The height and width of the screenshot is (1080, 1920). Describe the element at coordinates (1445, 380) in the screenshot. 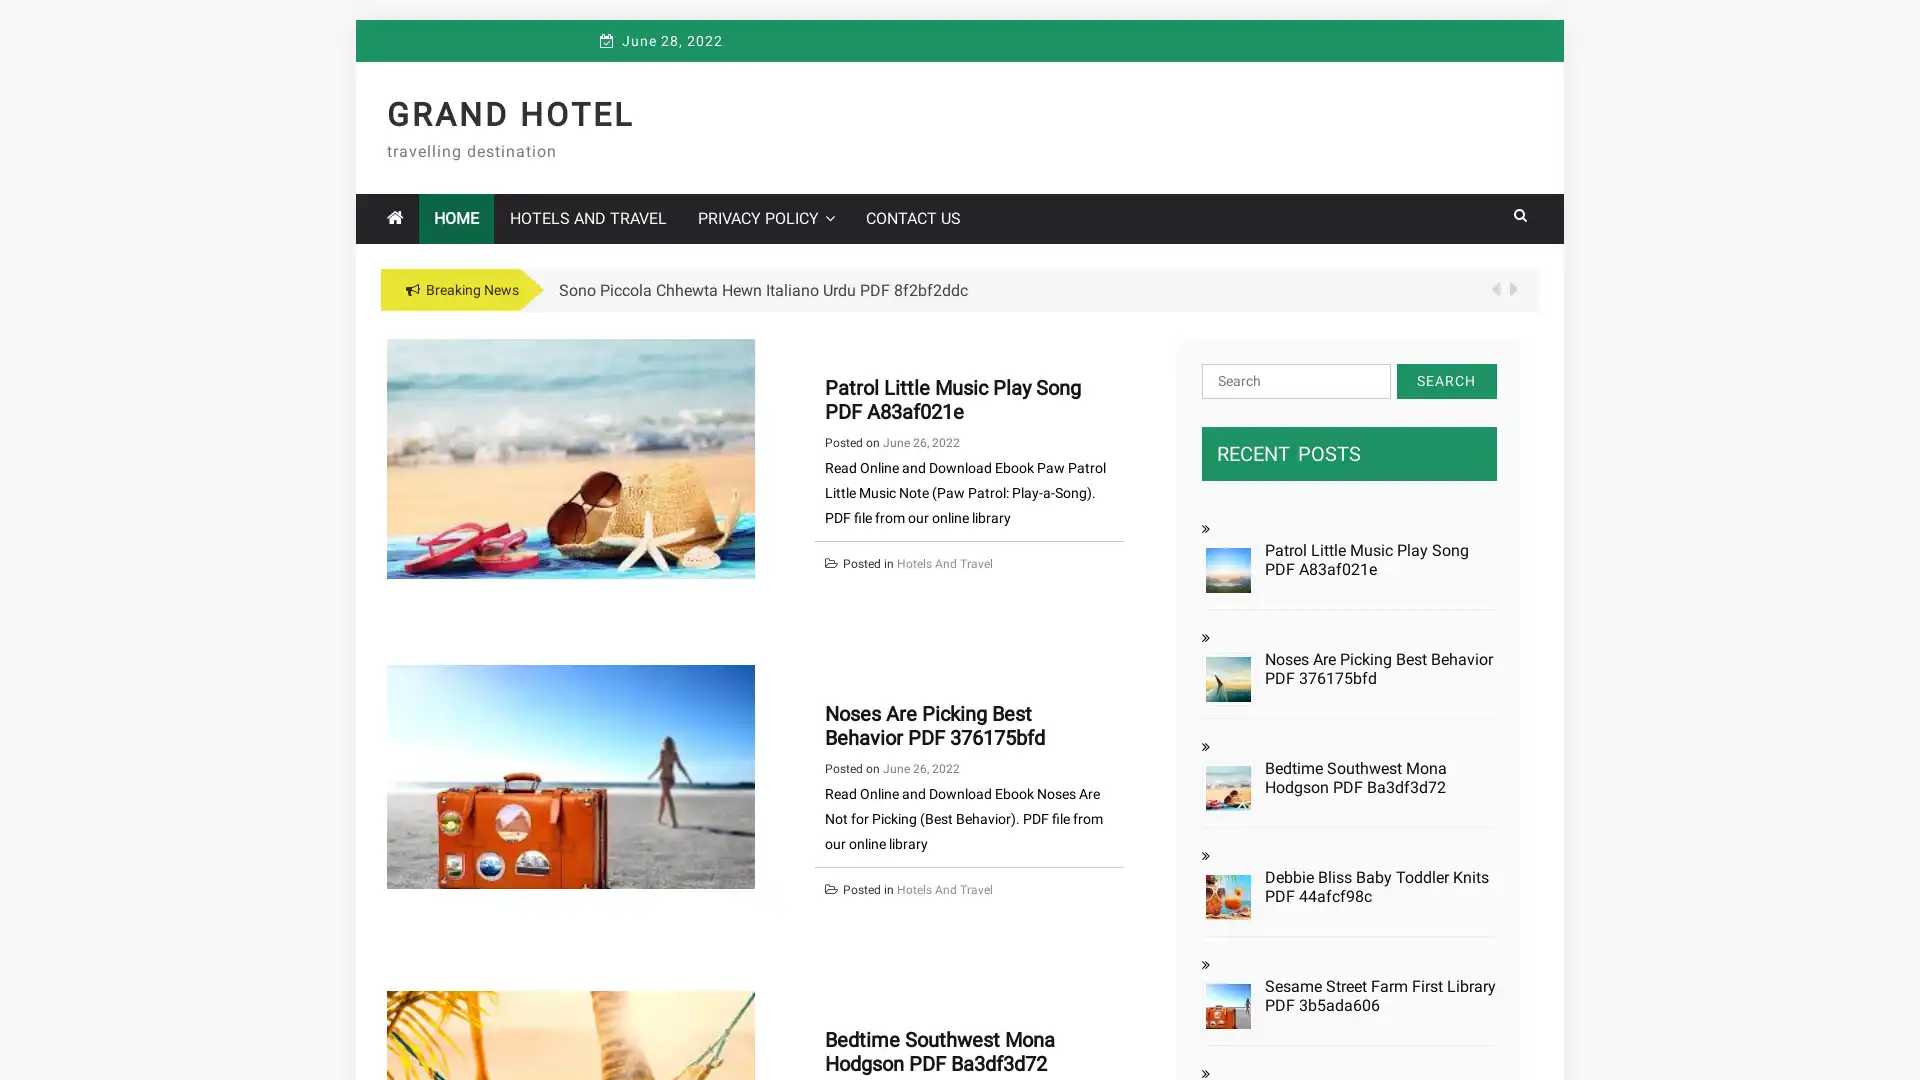

I see `Search` at that location.